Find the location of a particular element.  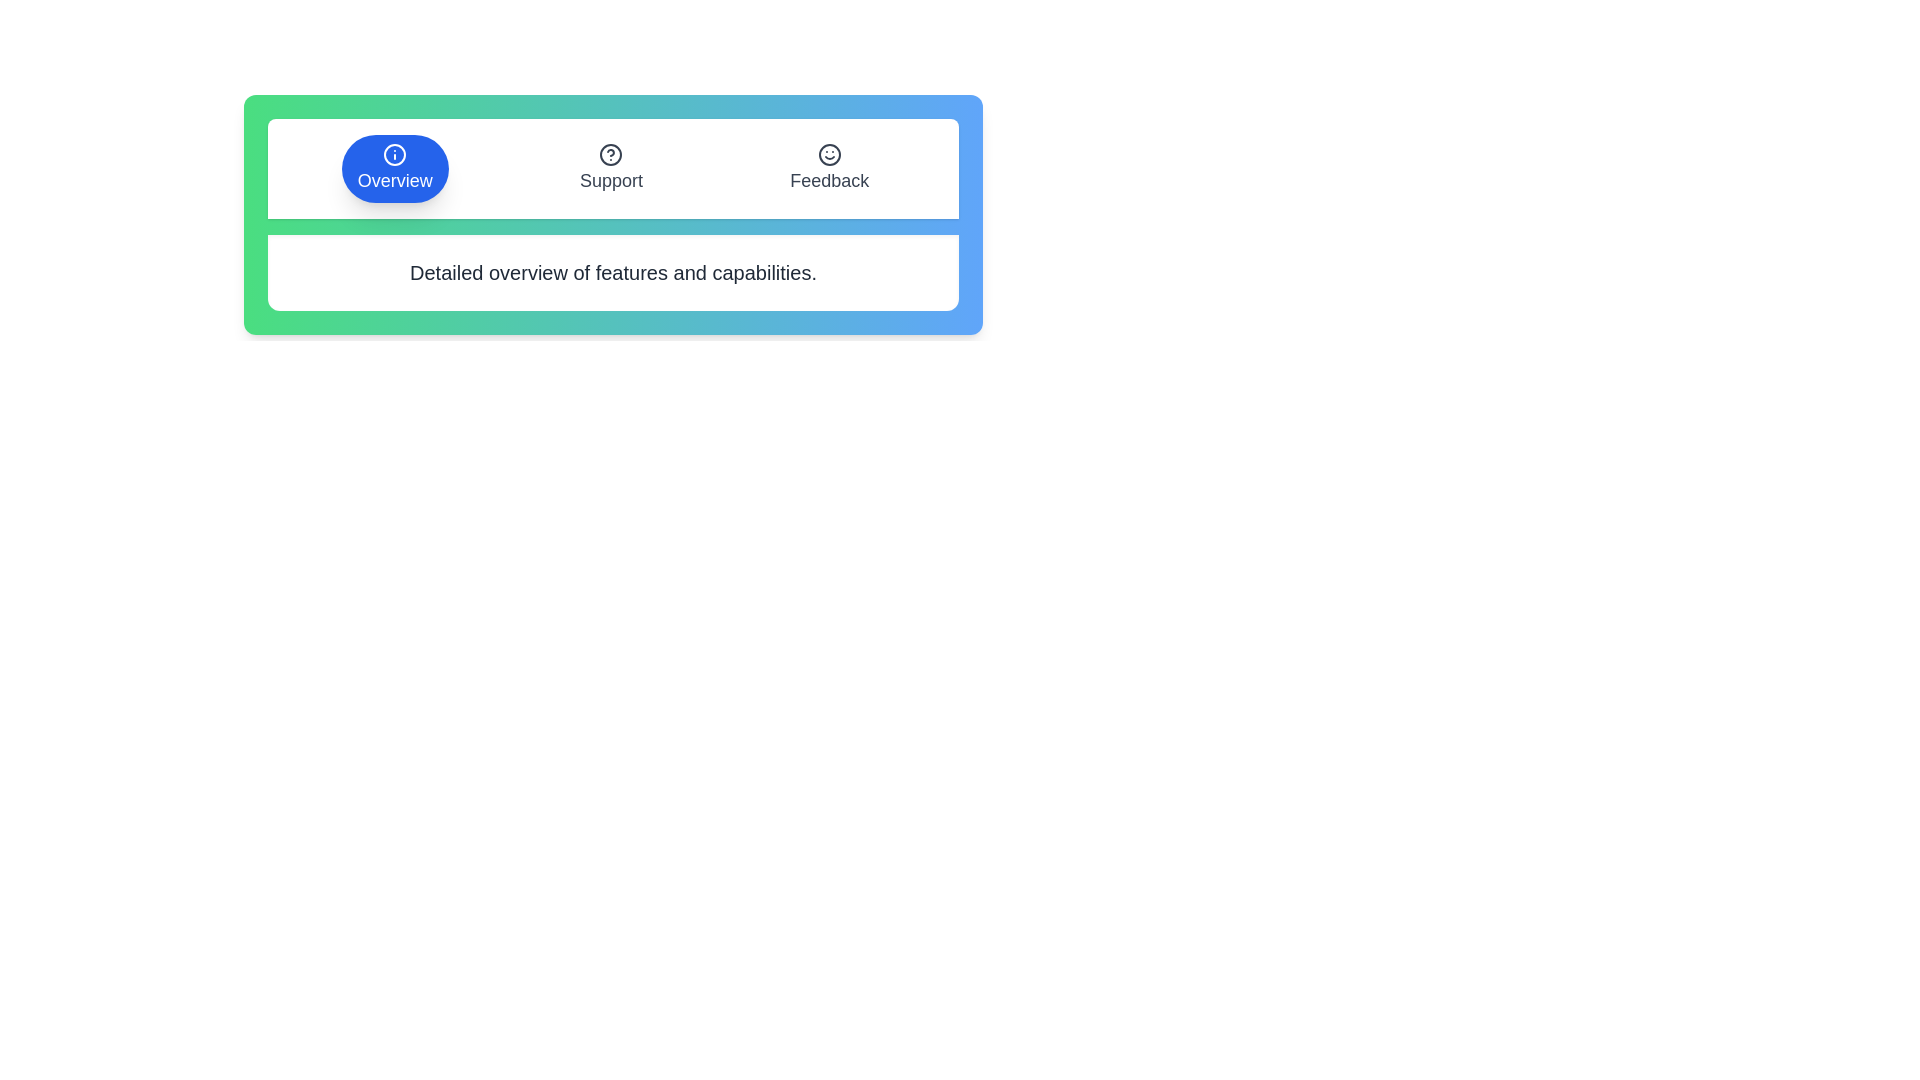

the tab labeled Overview to allow visual assessment is located at coordinates (395, 168).